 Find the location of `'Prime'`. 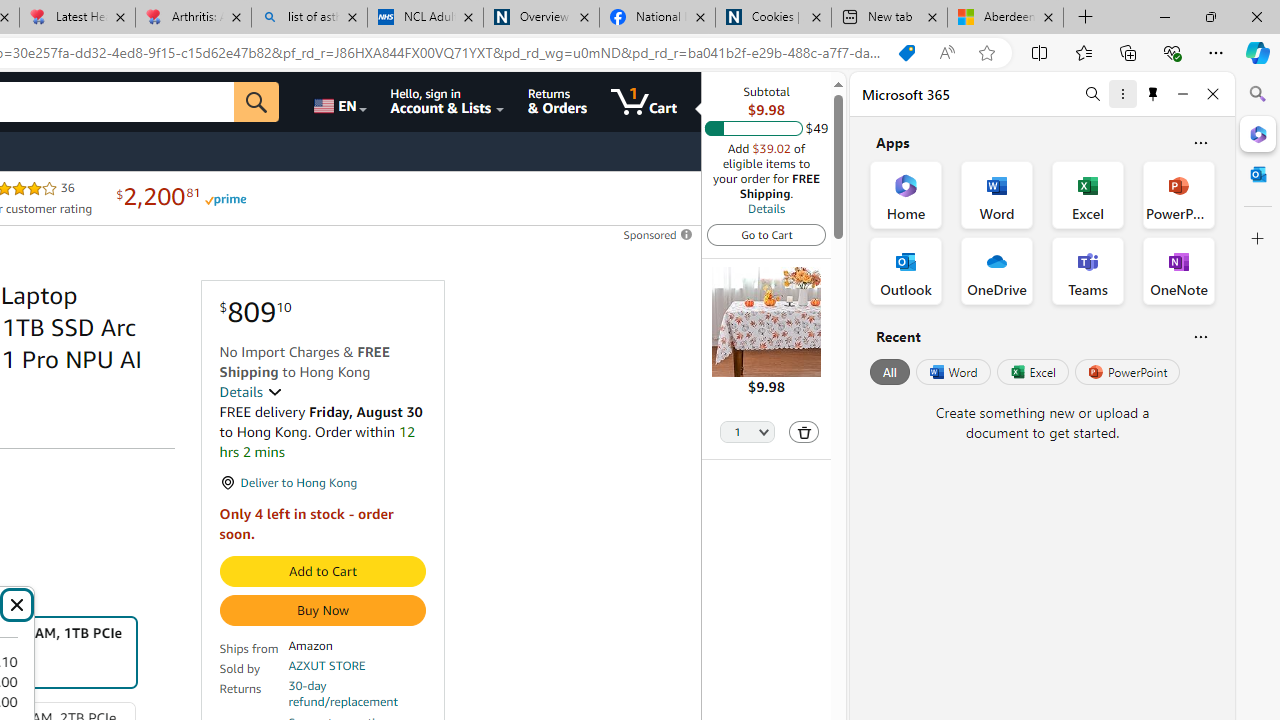

'Prime' is located at coordinates (224, 199).